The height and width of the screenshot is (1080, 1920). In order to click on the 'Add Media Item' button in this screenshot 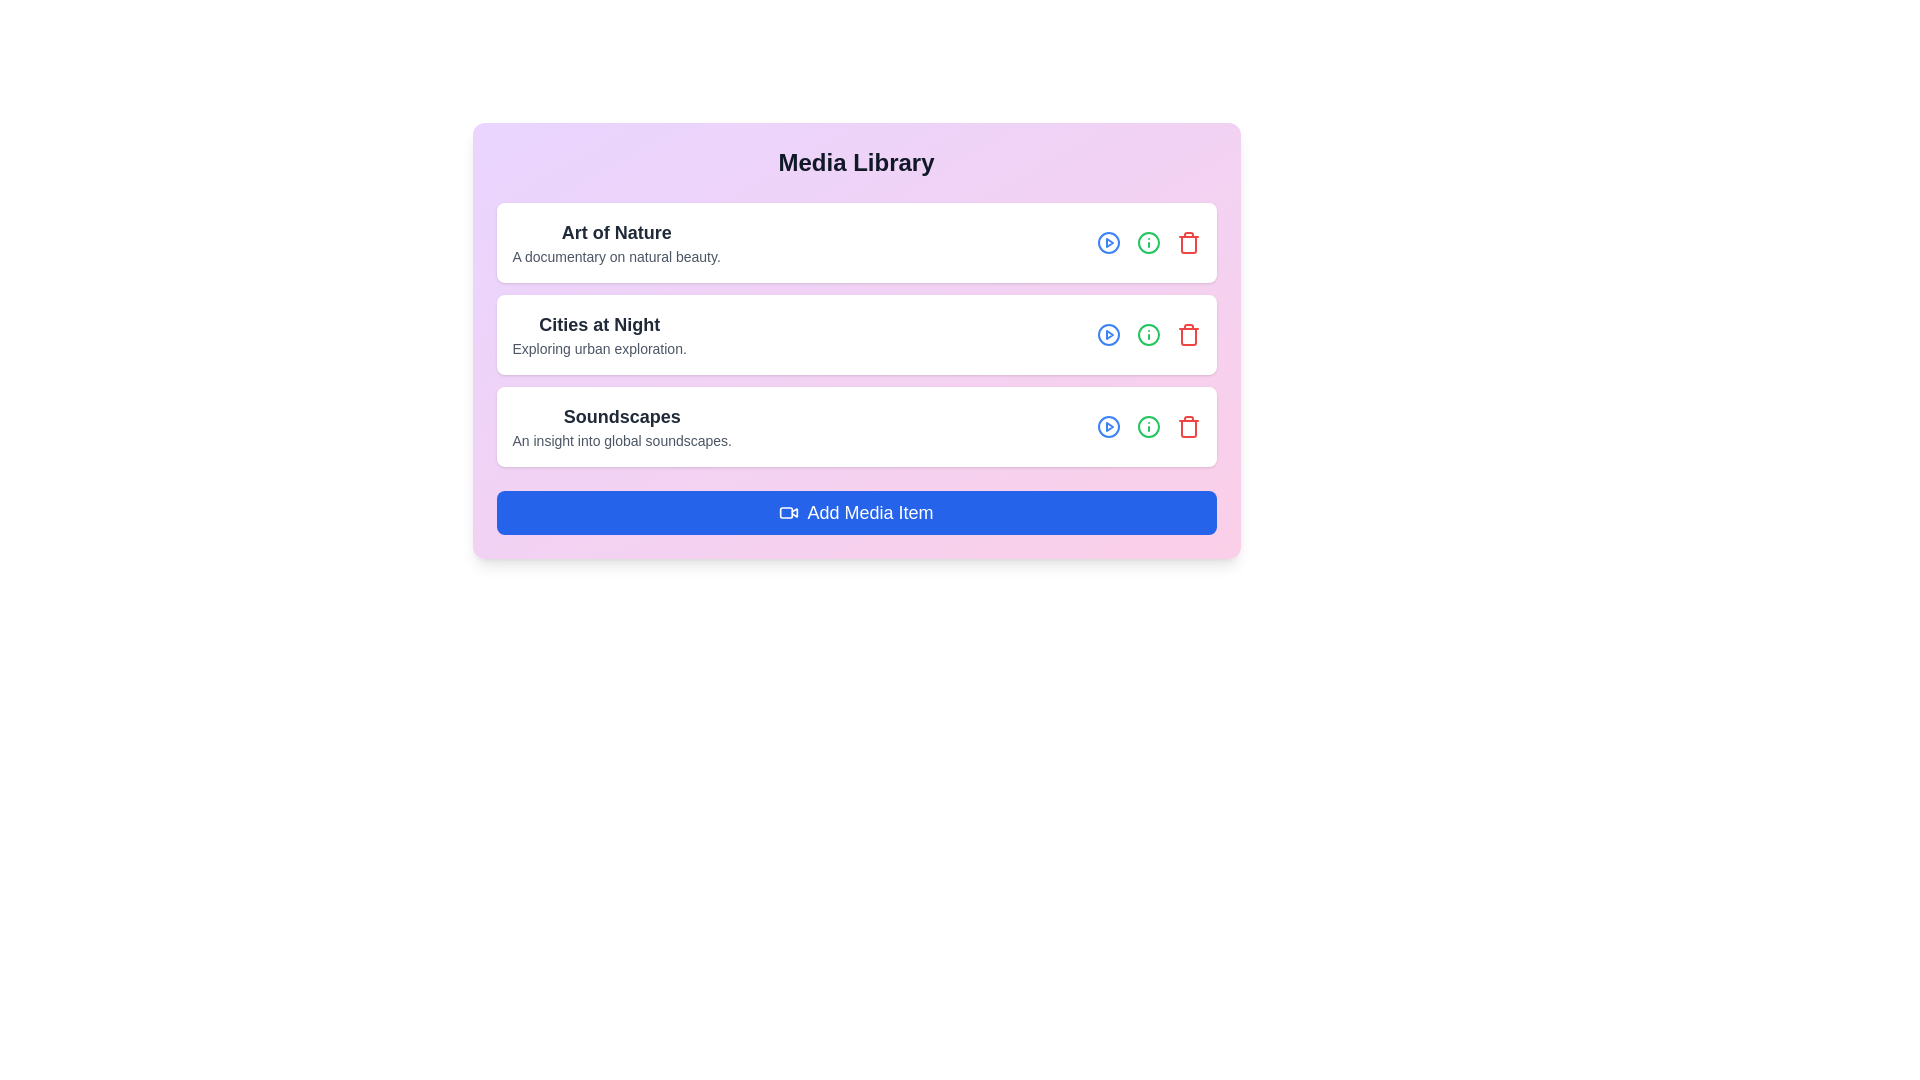, I will do `click(856, 512)`.